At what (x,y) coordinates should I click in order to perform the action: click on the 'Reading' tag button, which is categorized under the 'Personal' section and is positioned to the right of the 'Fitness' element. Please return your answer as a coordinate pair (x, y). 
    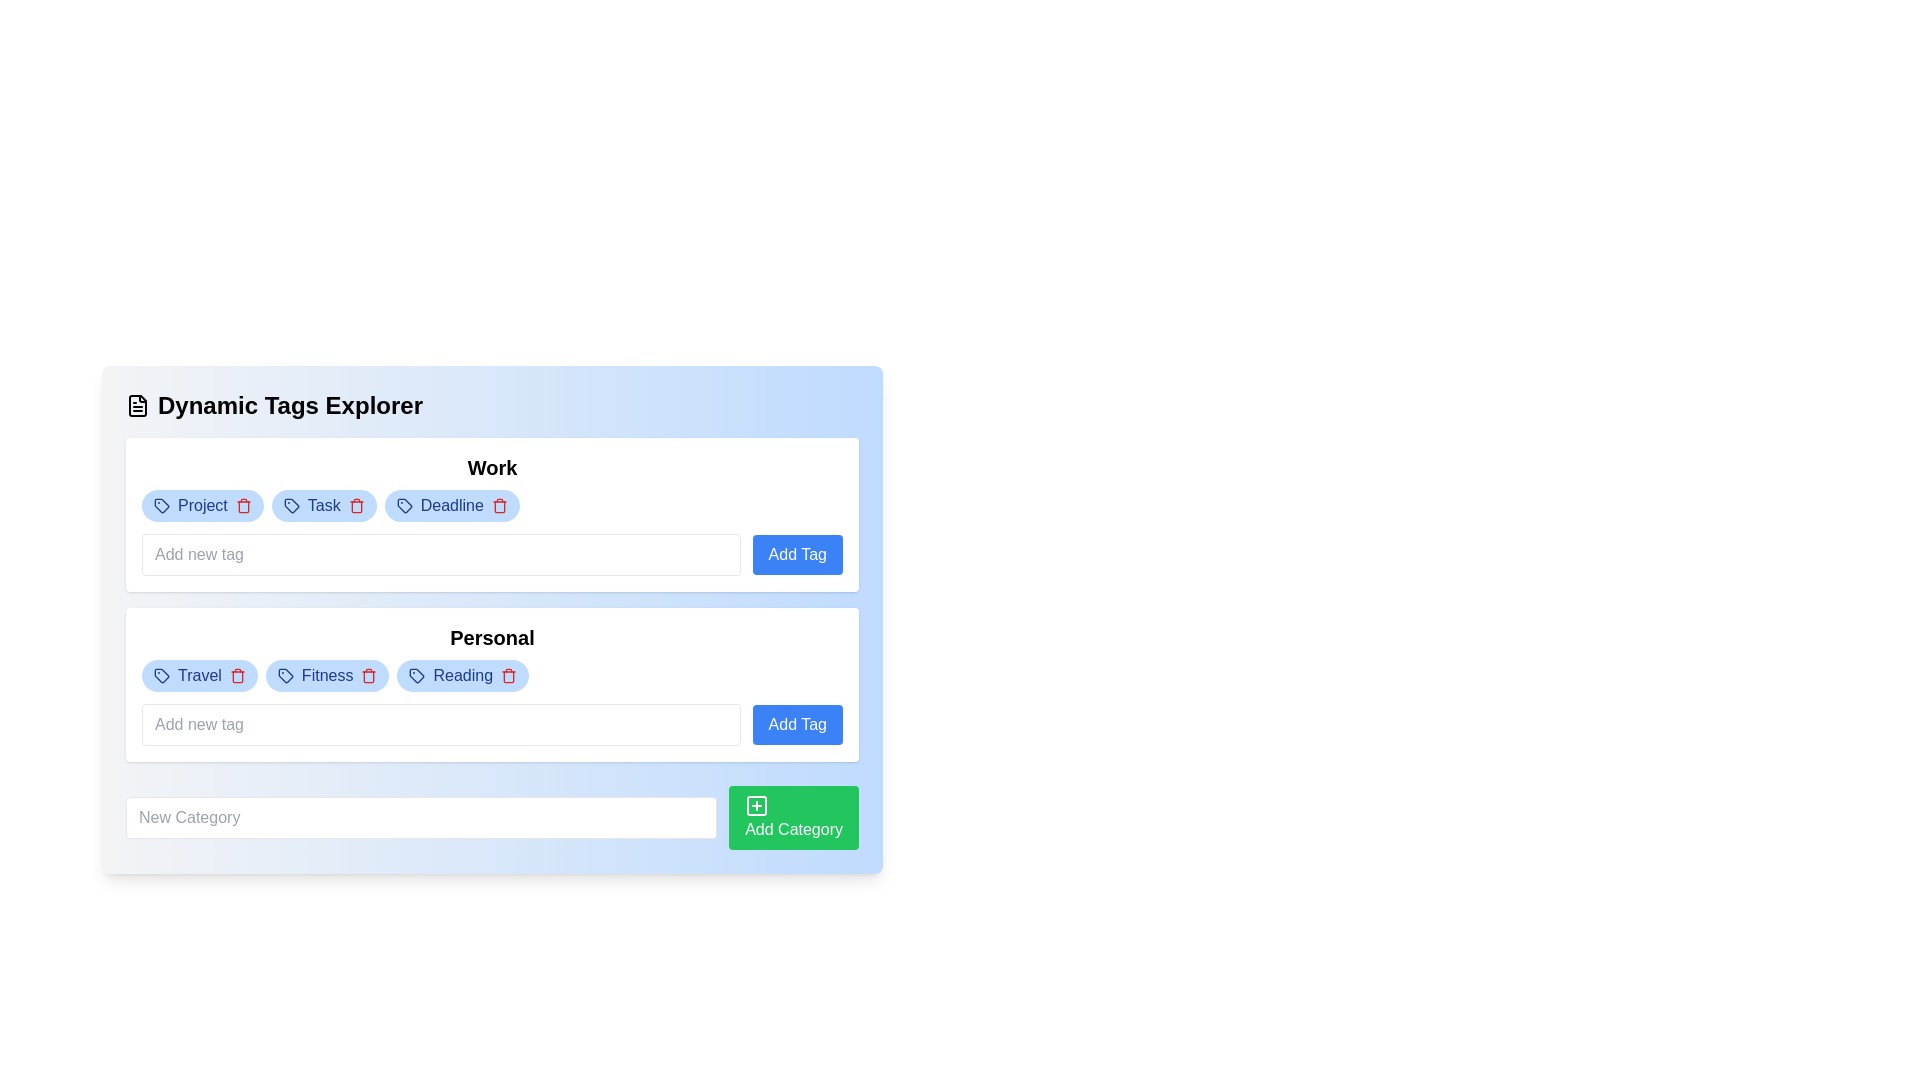
    Looking at the image, I should click on (462, 675).